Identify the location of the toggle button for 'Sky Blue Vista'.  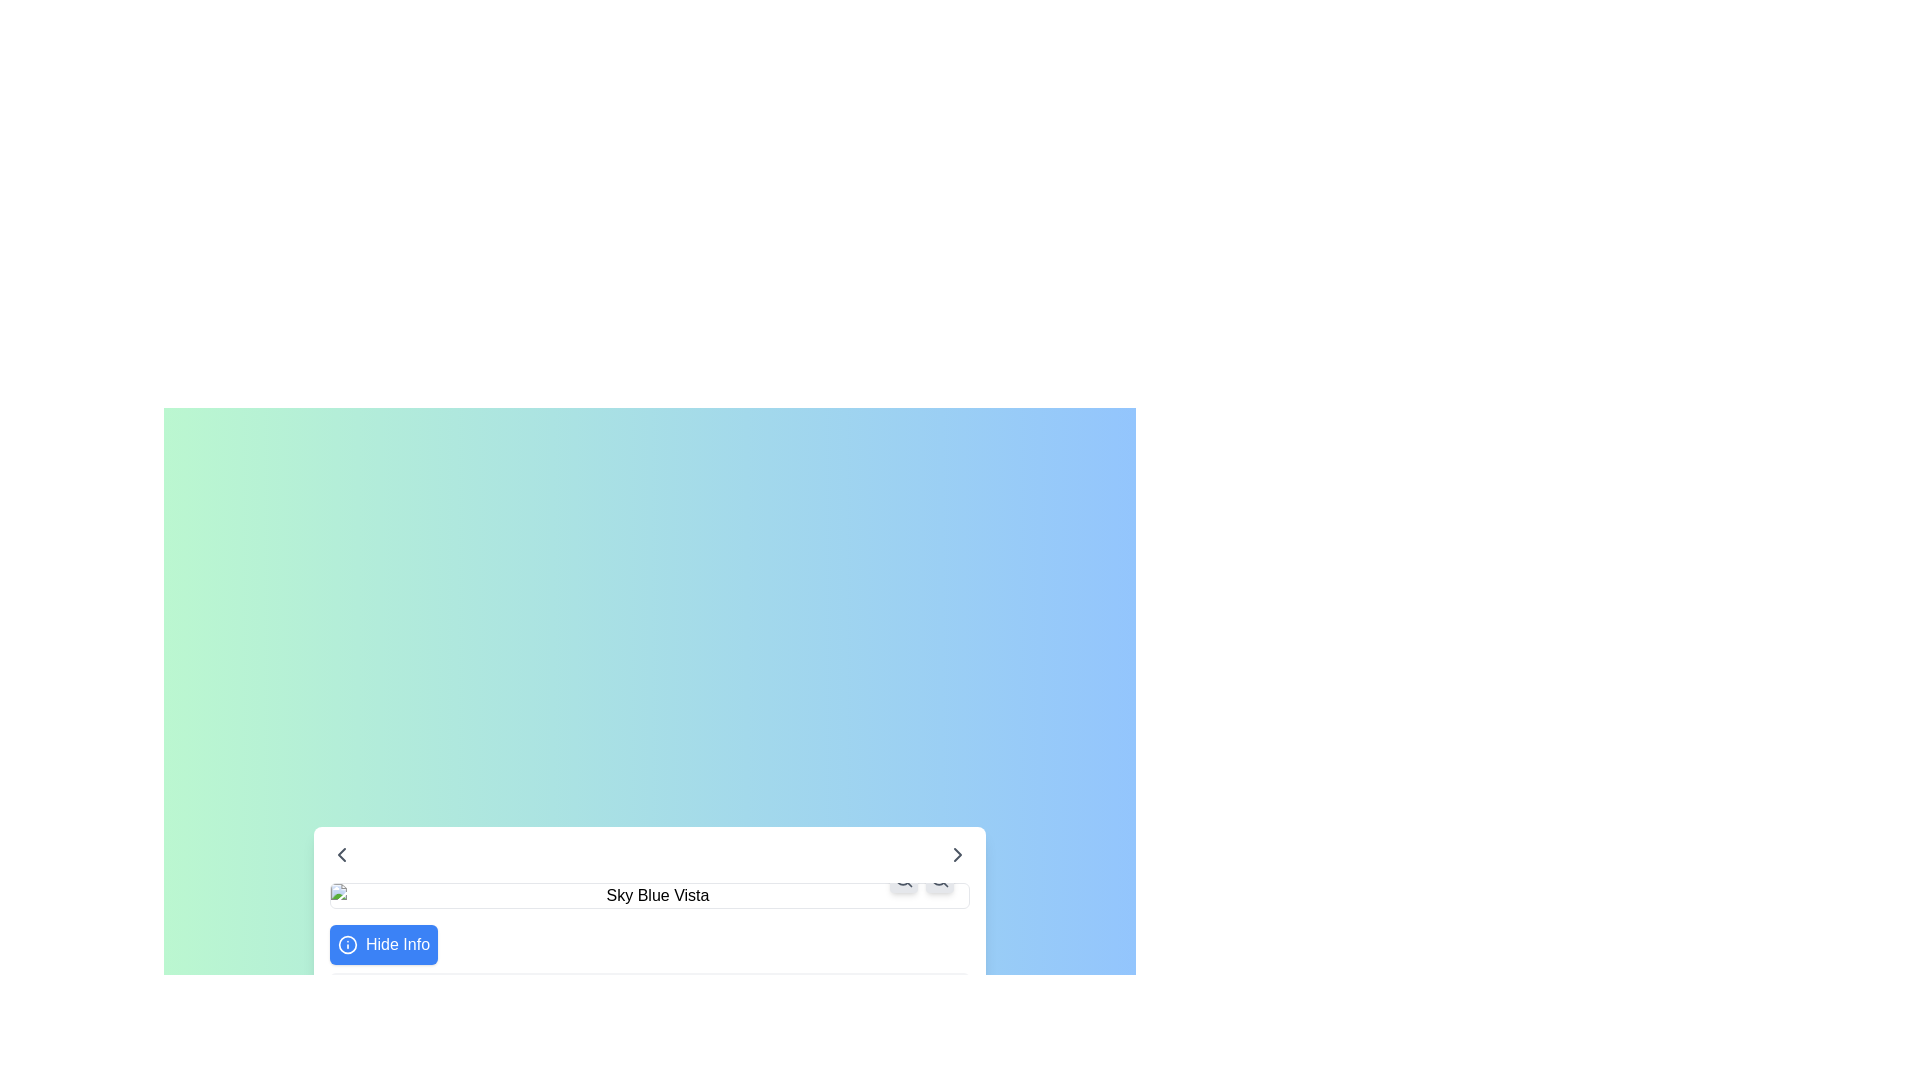
(384, 945).